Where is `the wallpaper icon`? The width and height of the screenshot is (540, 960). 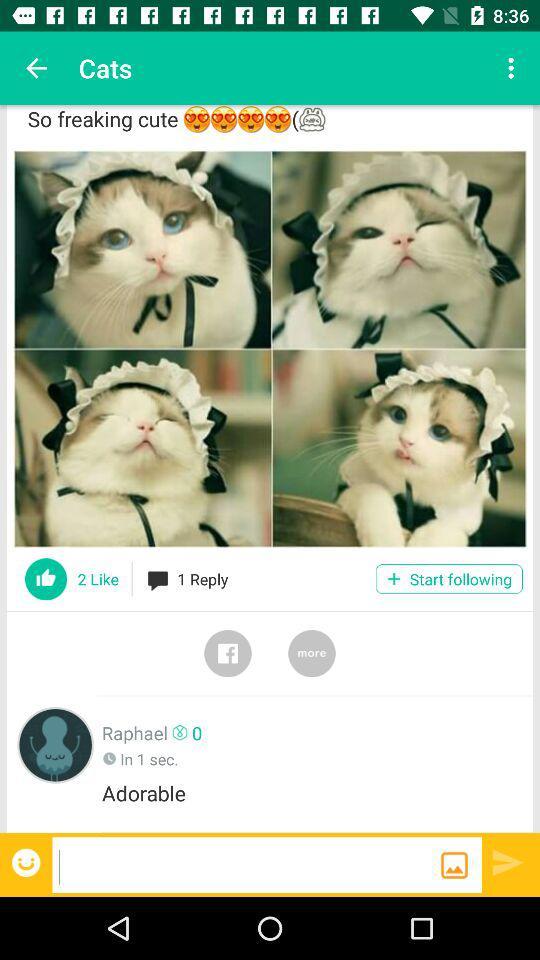 the wallpaper icon is located at coordinates (454, 864).